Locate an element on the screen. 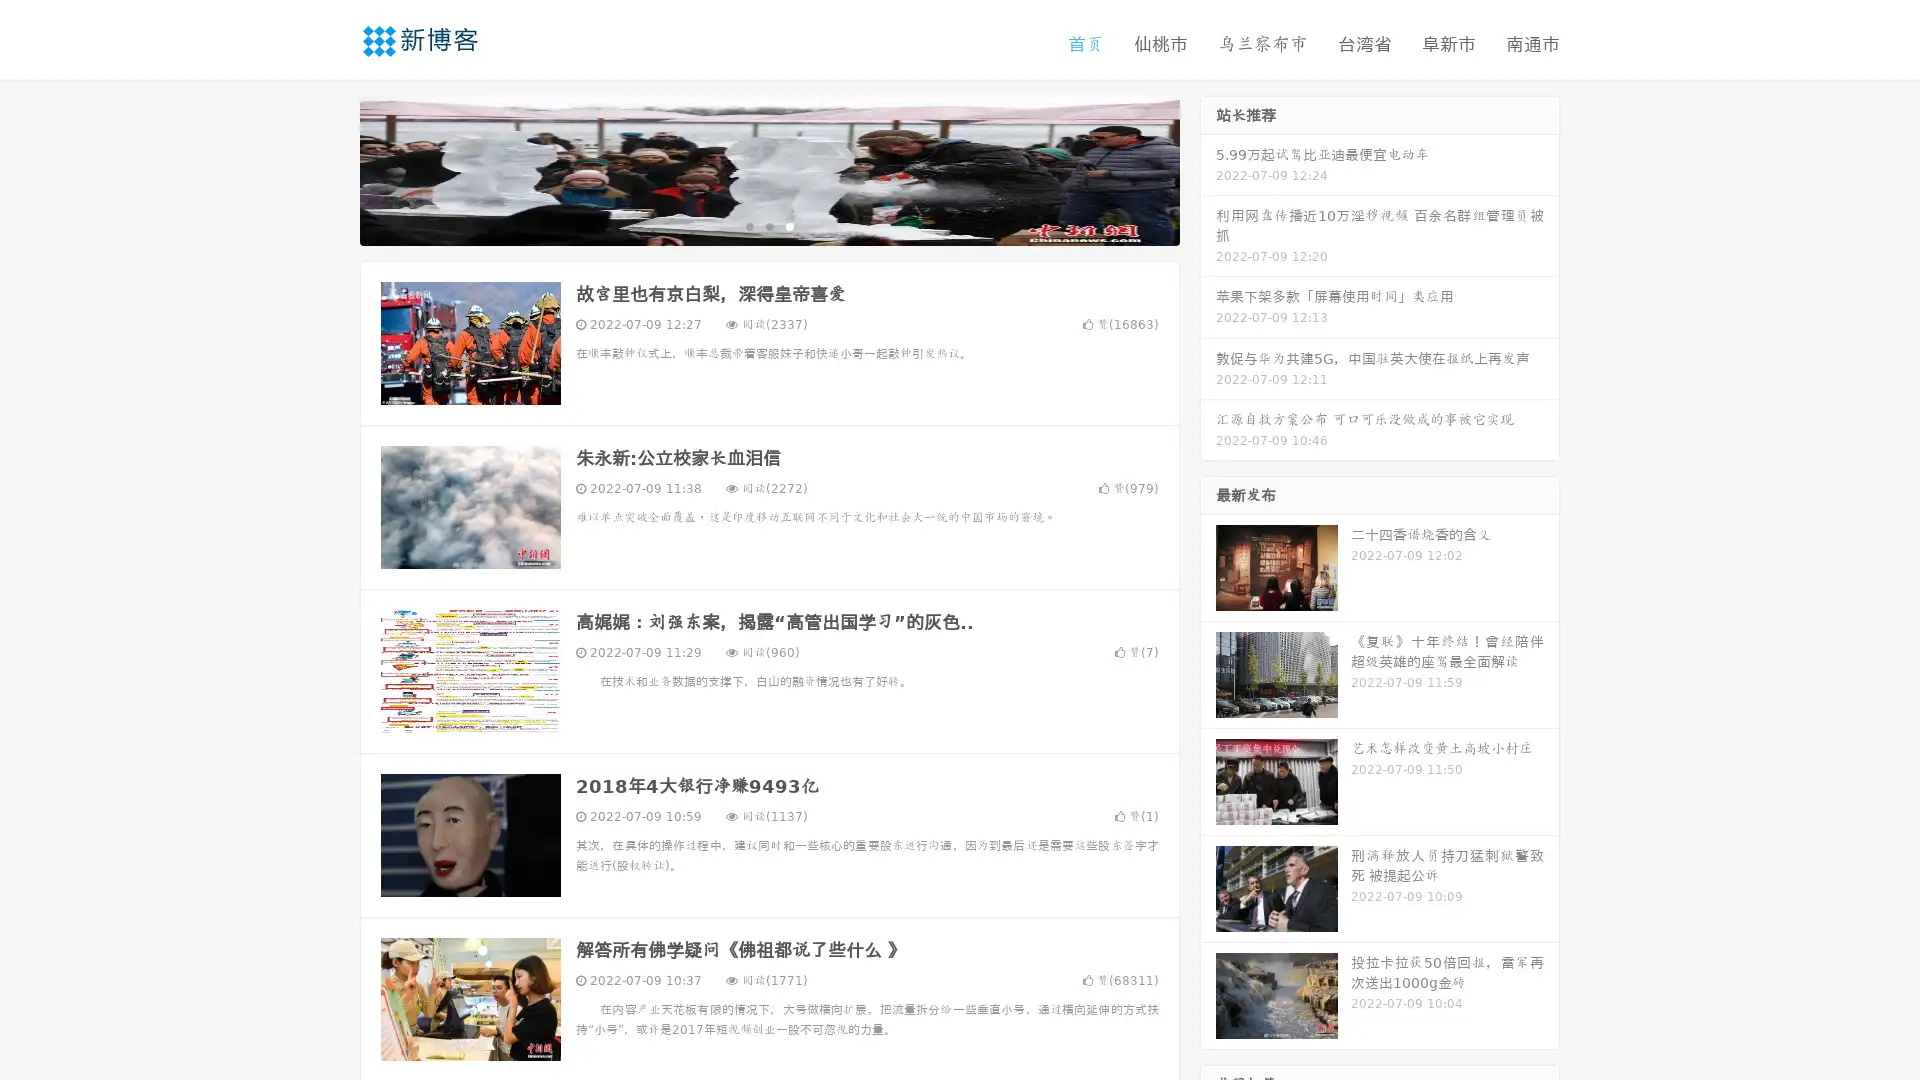 This screenshot has height=1080, width=1920. Go to slide 1 is located at coordinates (748, 225).